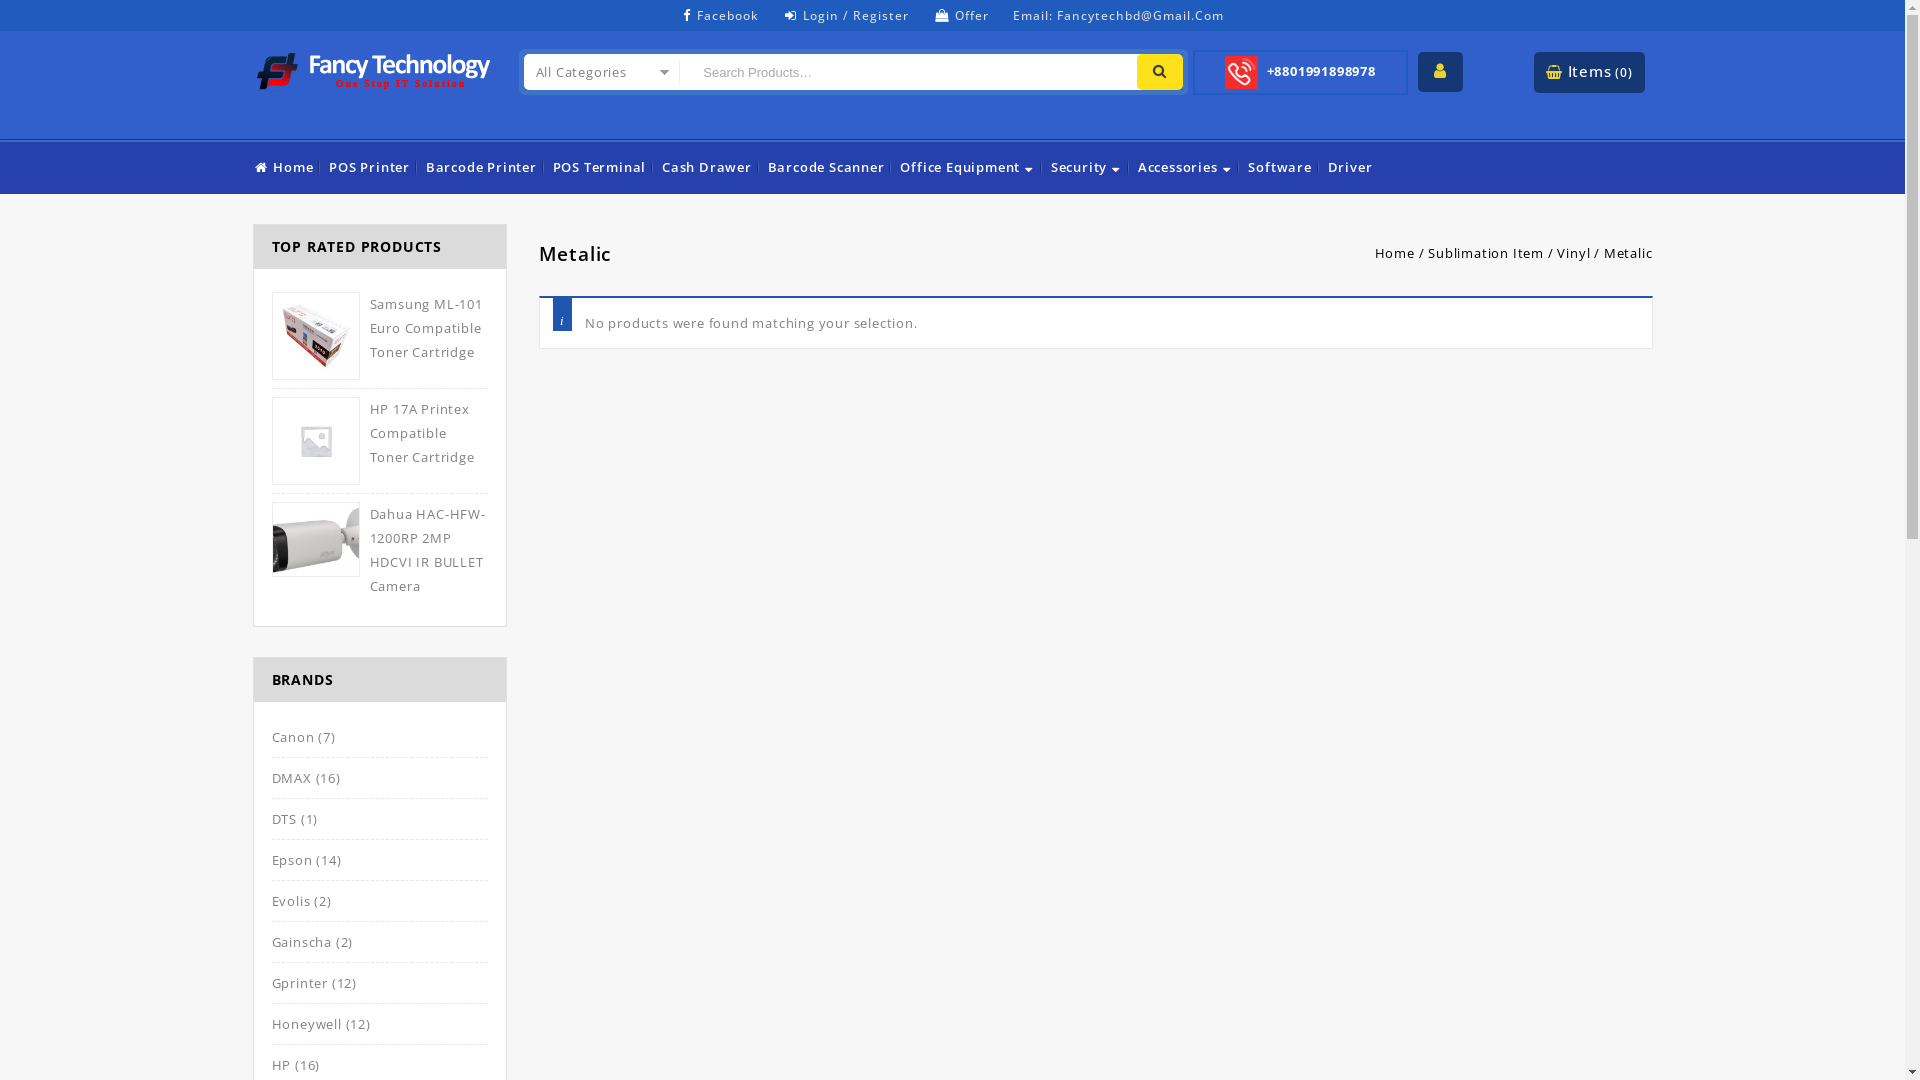 Image resolution: width=1920 pixels, height=1080 pixels. What do you see at coordinates (379, 326) in the screenshot?
I see `'Samsung ML-101 Euro Compatible Toner Cartridge'` at bounding box center [379, 326].